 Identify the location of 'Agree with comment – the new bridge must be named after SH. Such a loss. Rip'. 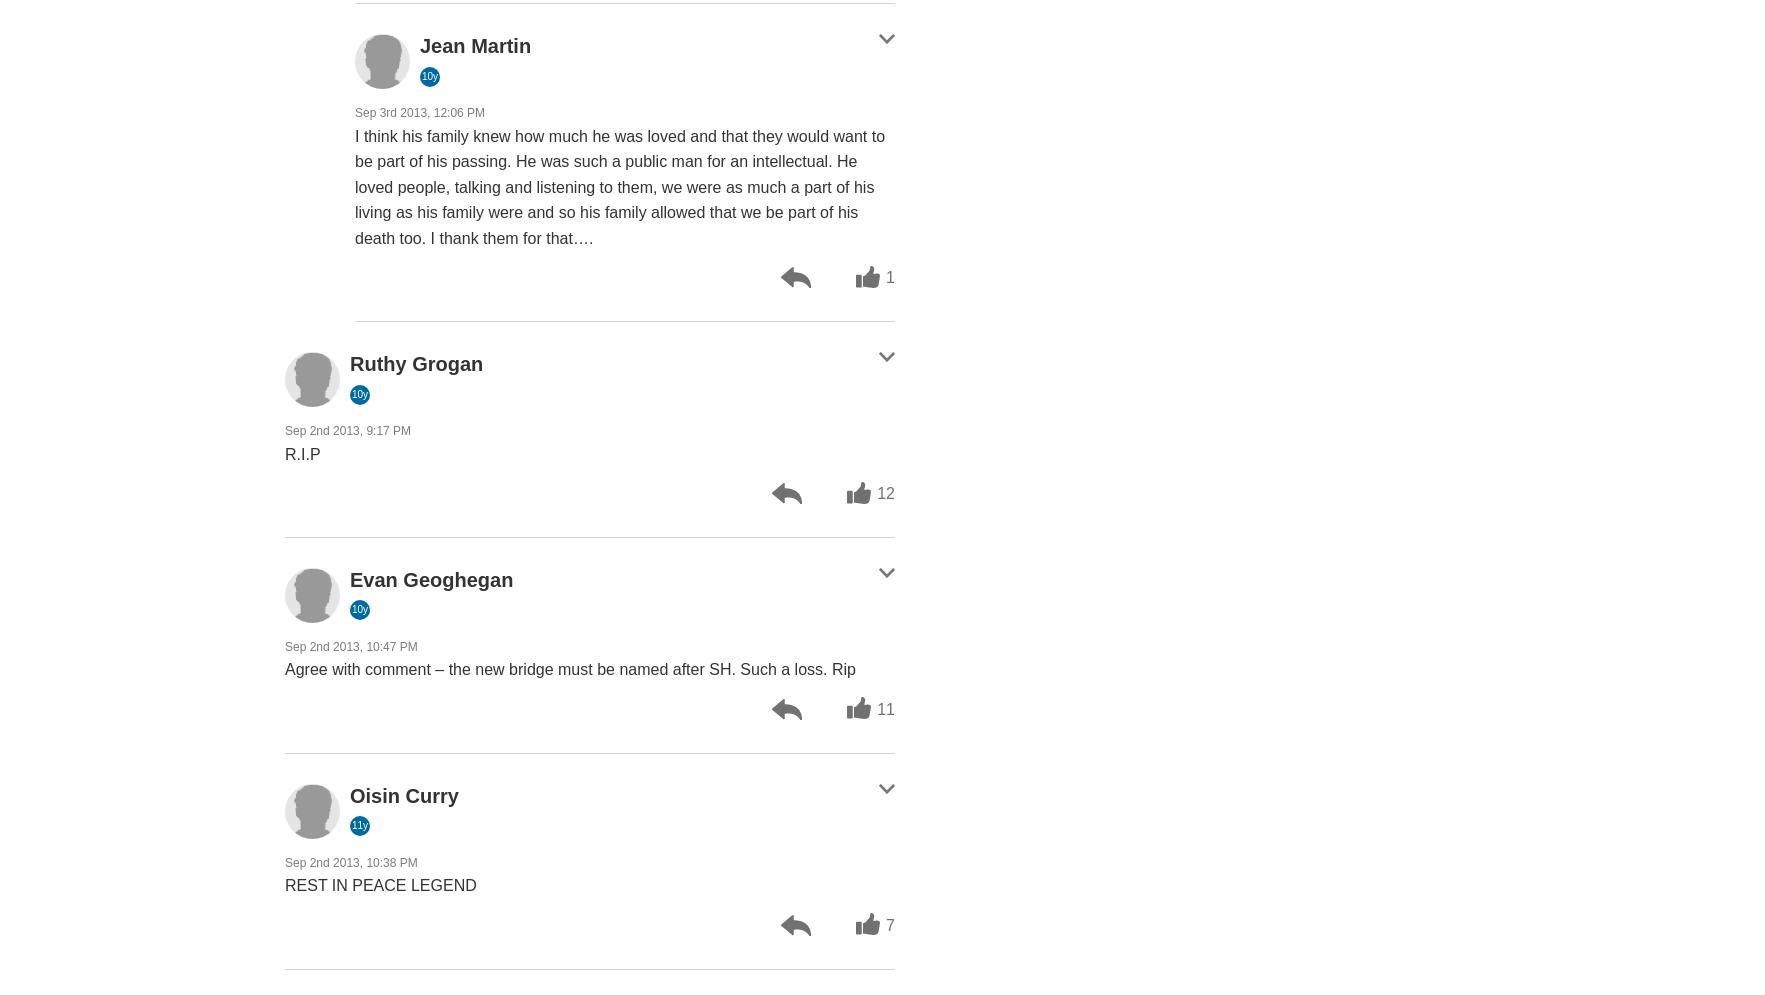
(568, 668).